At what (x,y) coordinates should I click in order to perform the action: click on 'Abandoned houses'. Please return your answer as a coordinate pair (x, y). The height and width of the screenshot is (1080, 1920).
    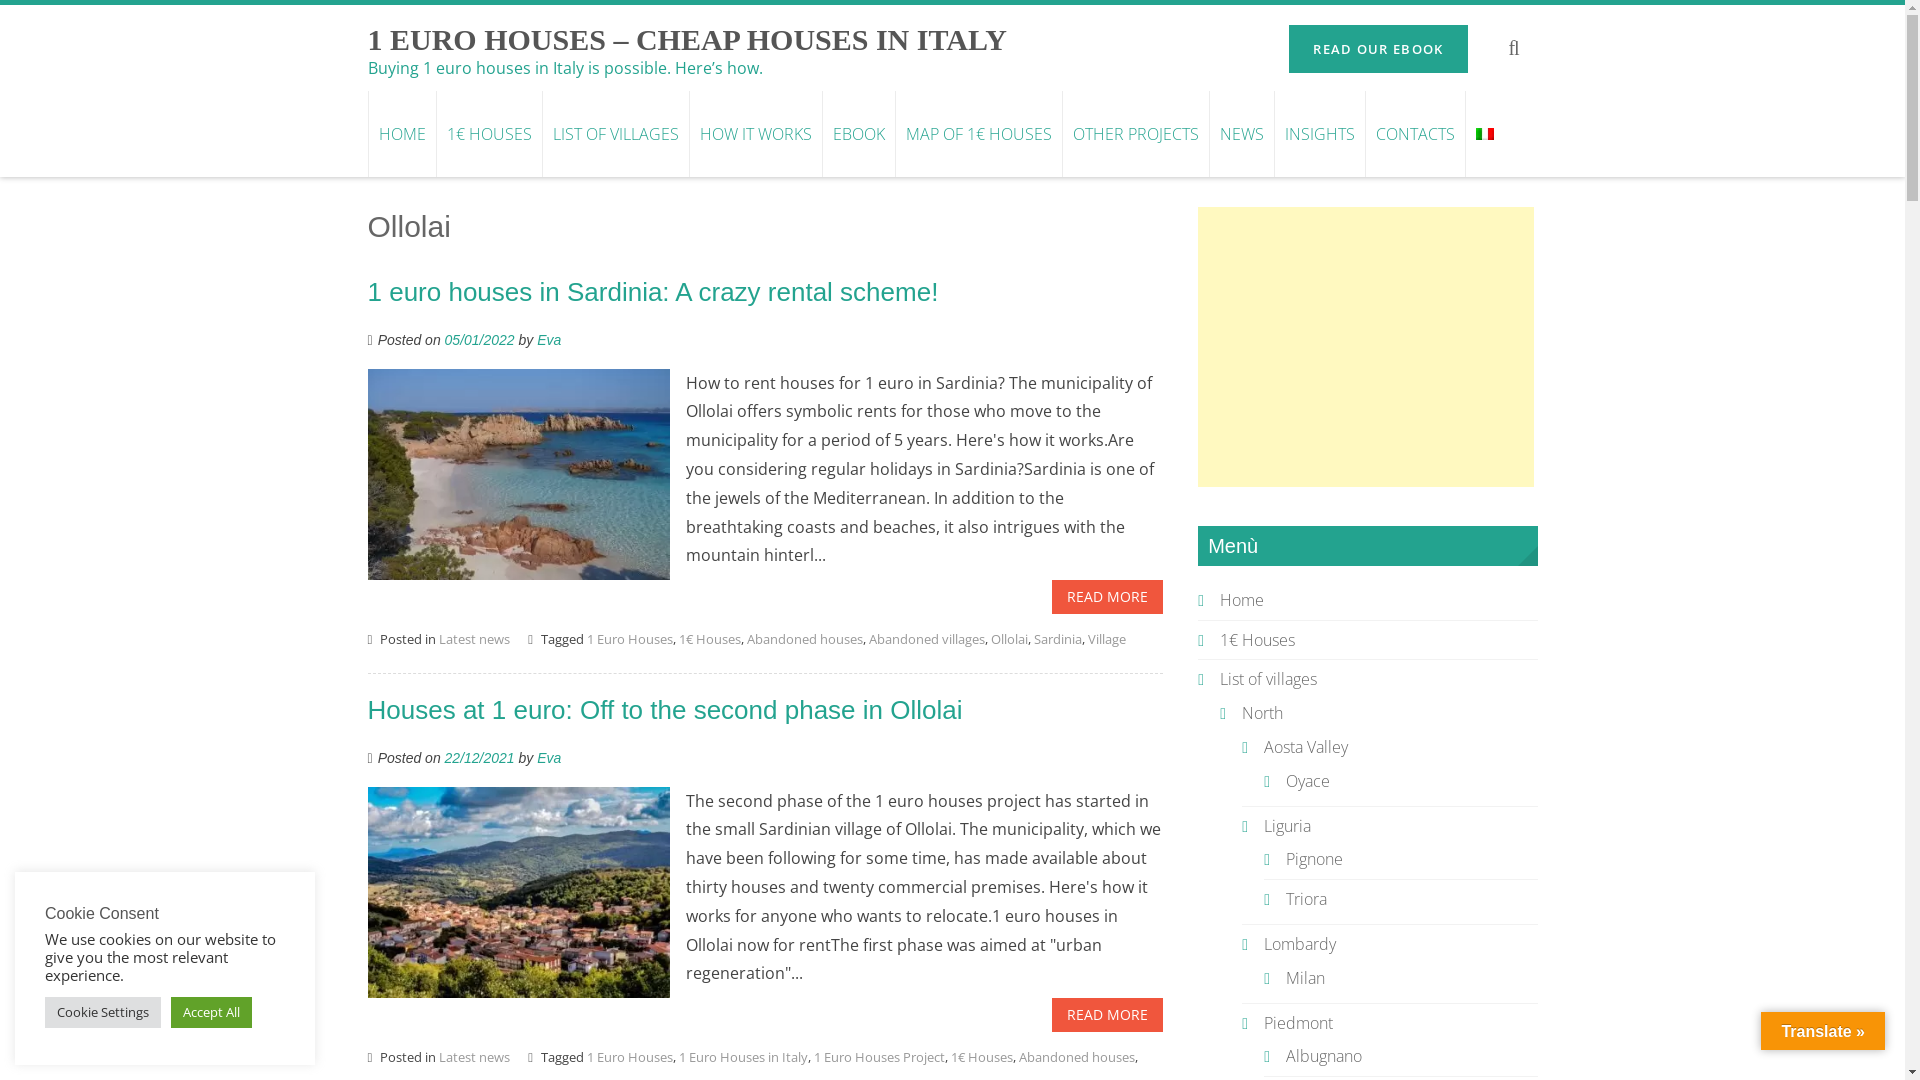
    Looking at the image, I should click on (805, 639).